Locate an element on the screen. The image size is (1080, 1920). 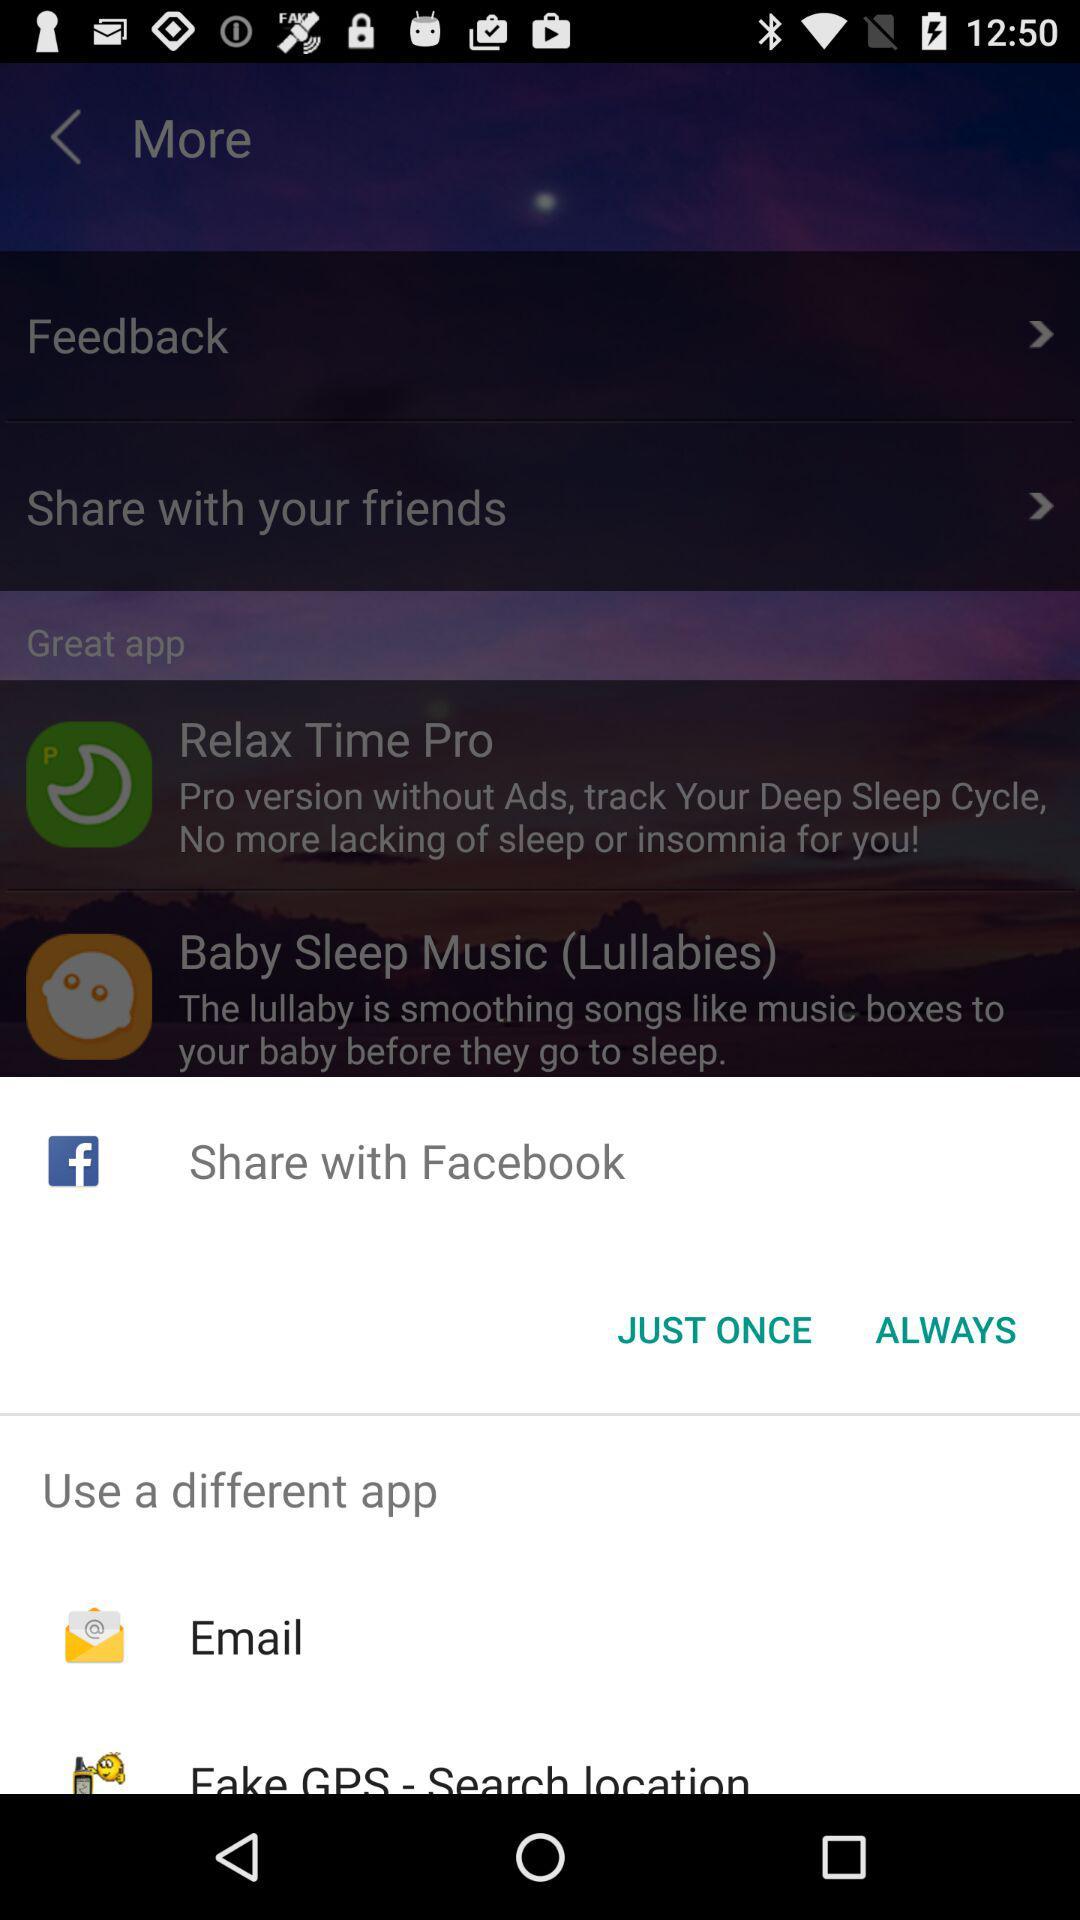
email app is located at coordinates (245, 1636).